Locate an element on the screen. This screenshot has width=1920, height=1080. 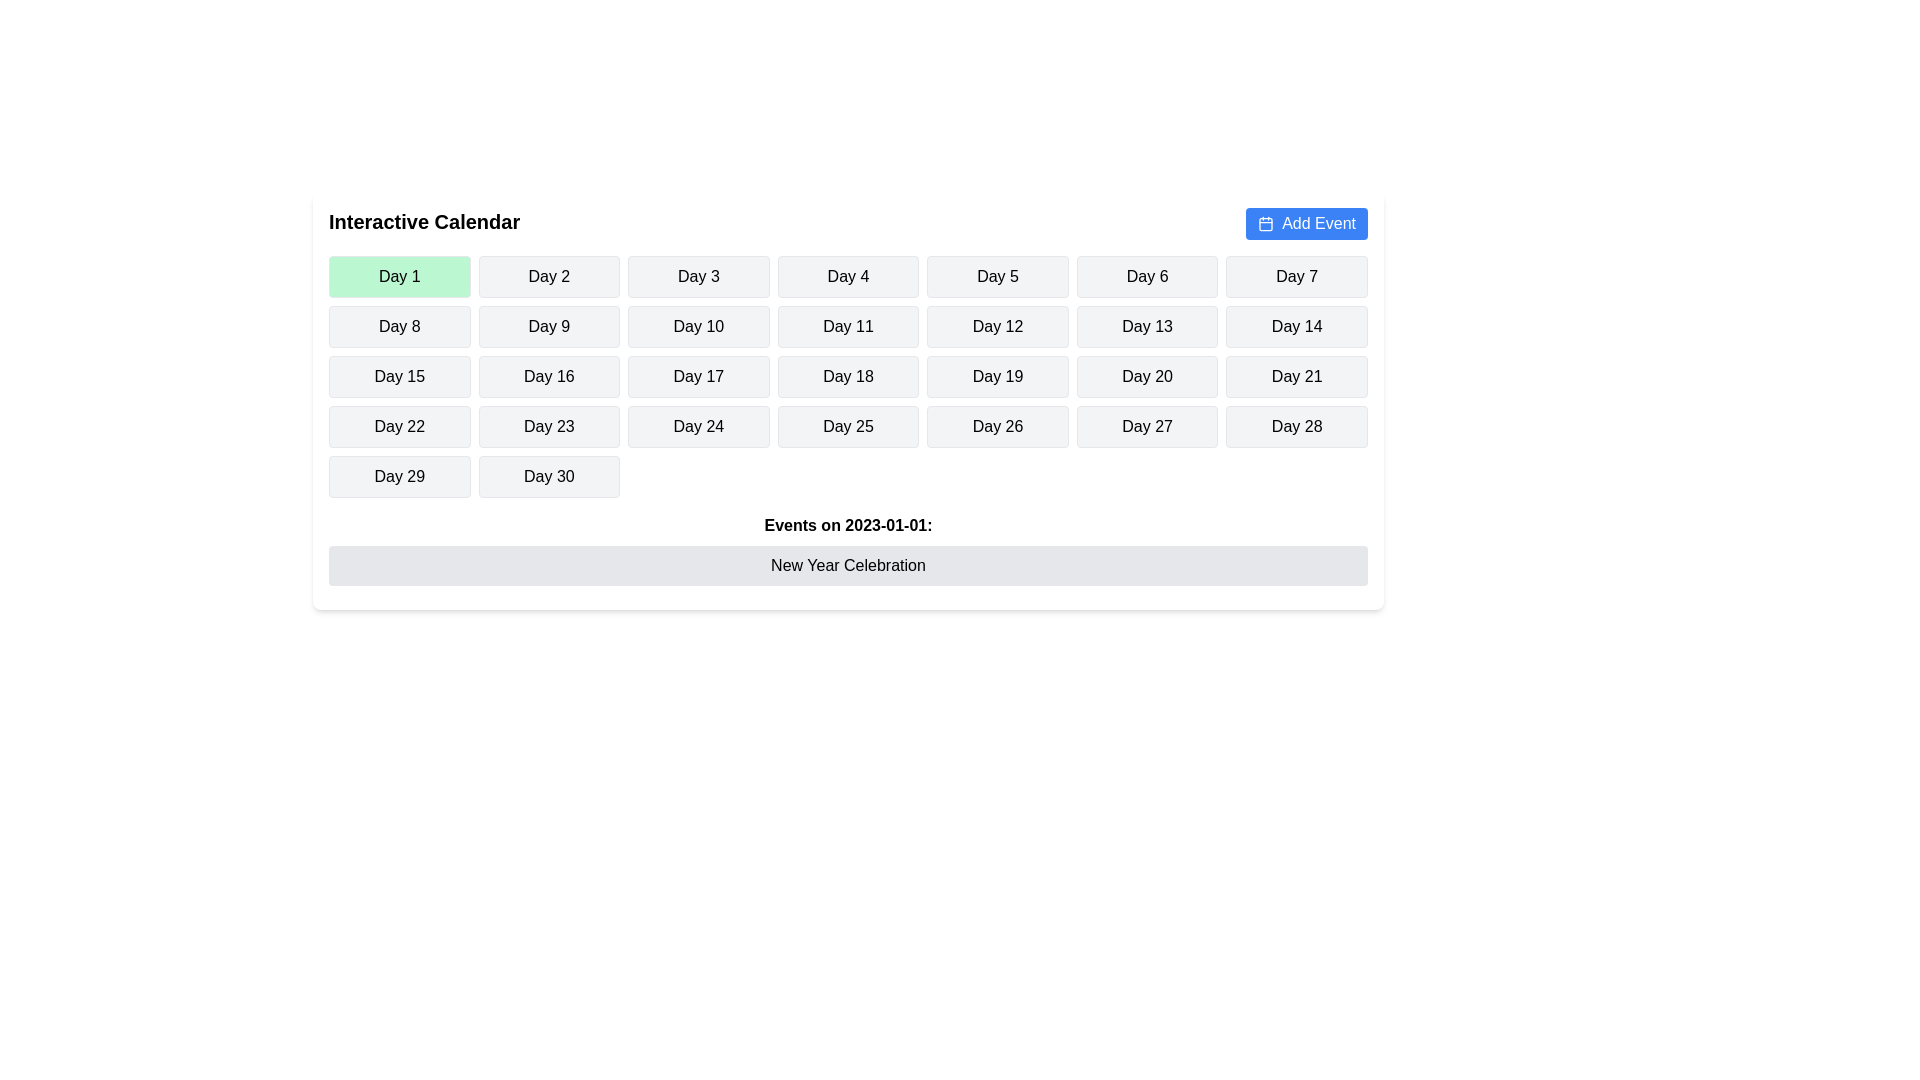
the button representing the 15th day in the calendar grid is located at coordinates (399, 377).